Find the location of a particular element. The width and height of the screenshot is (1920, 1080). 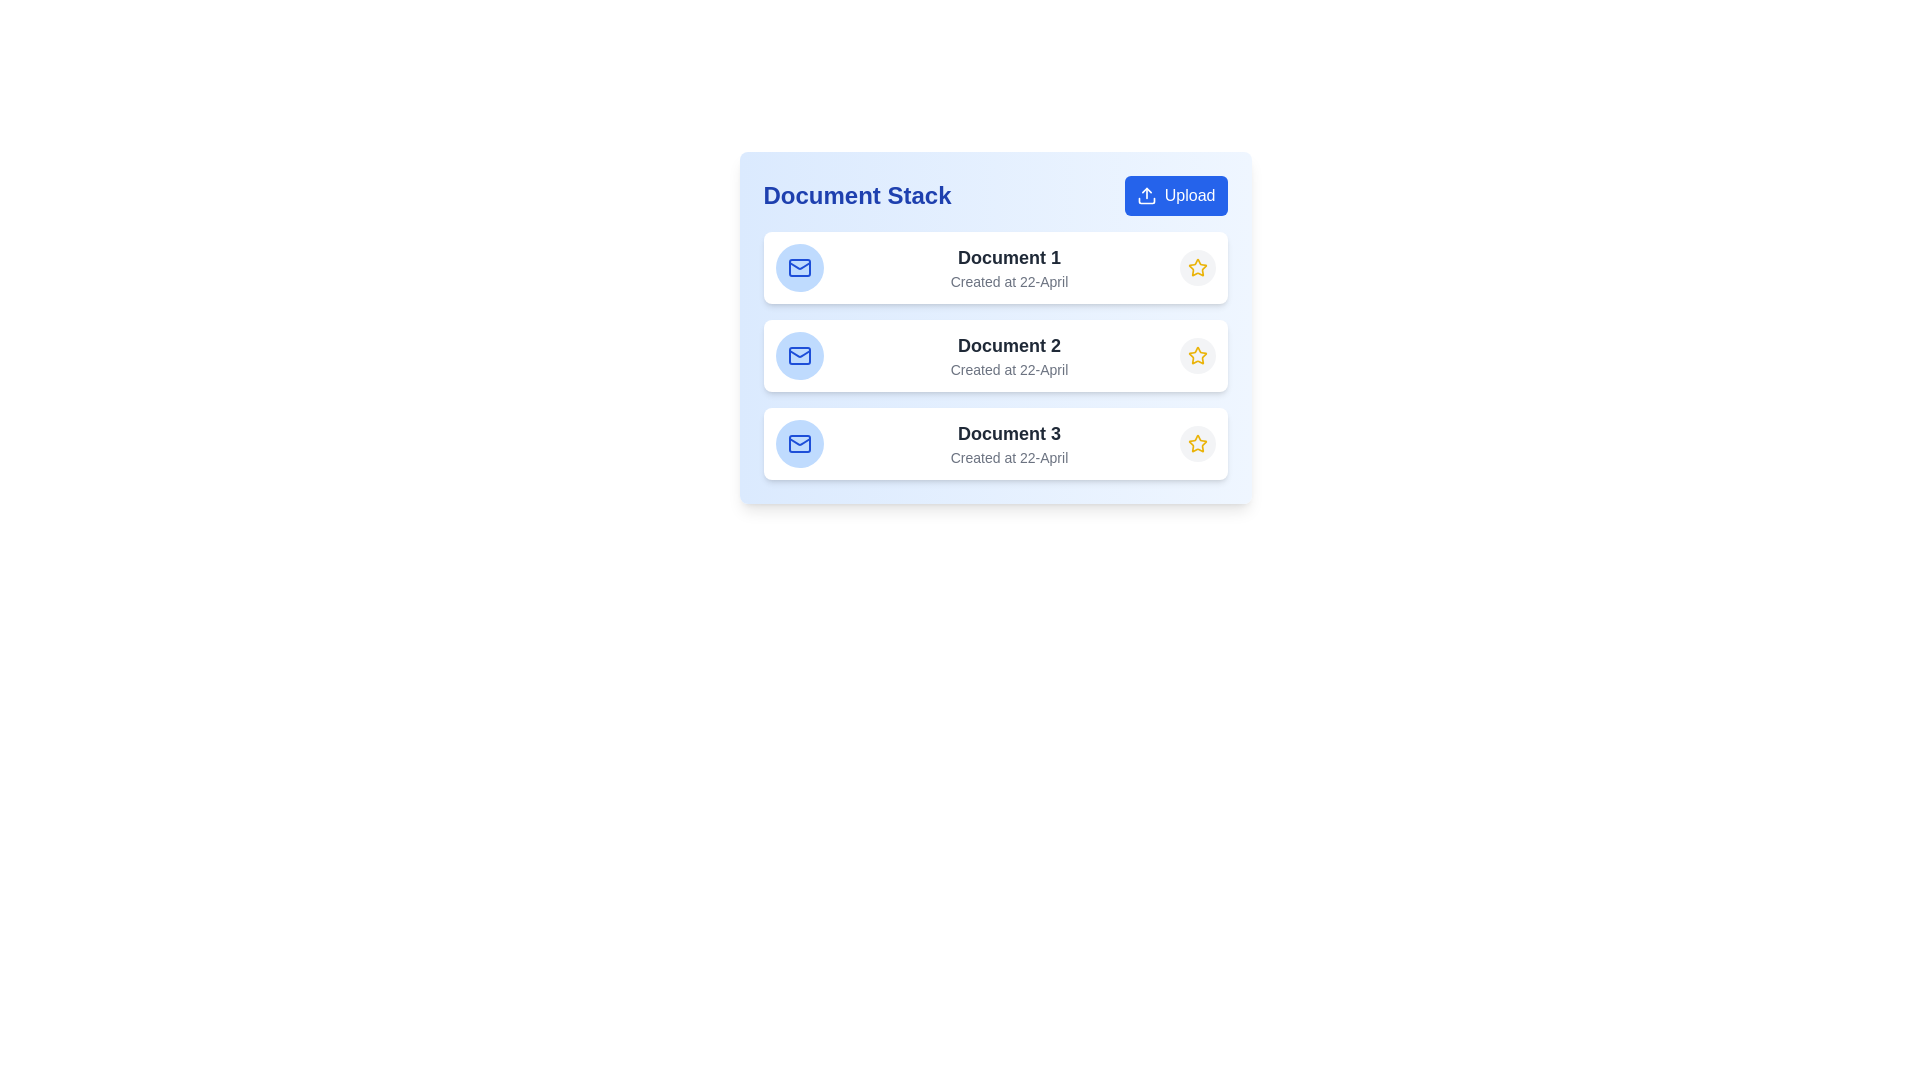

the button for marking 'Document 2' as a favorite is located at coordinates (1197, 354).